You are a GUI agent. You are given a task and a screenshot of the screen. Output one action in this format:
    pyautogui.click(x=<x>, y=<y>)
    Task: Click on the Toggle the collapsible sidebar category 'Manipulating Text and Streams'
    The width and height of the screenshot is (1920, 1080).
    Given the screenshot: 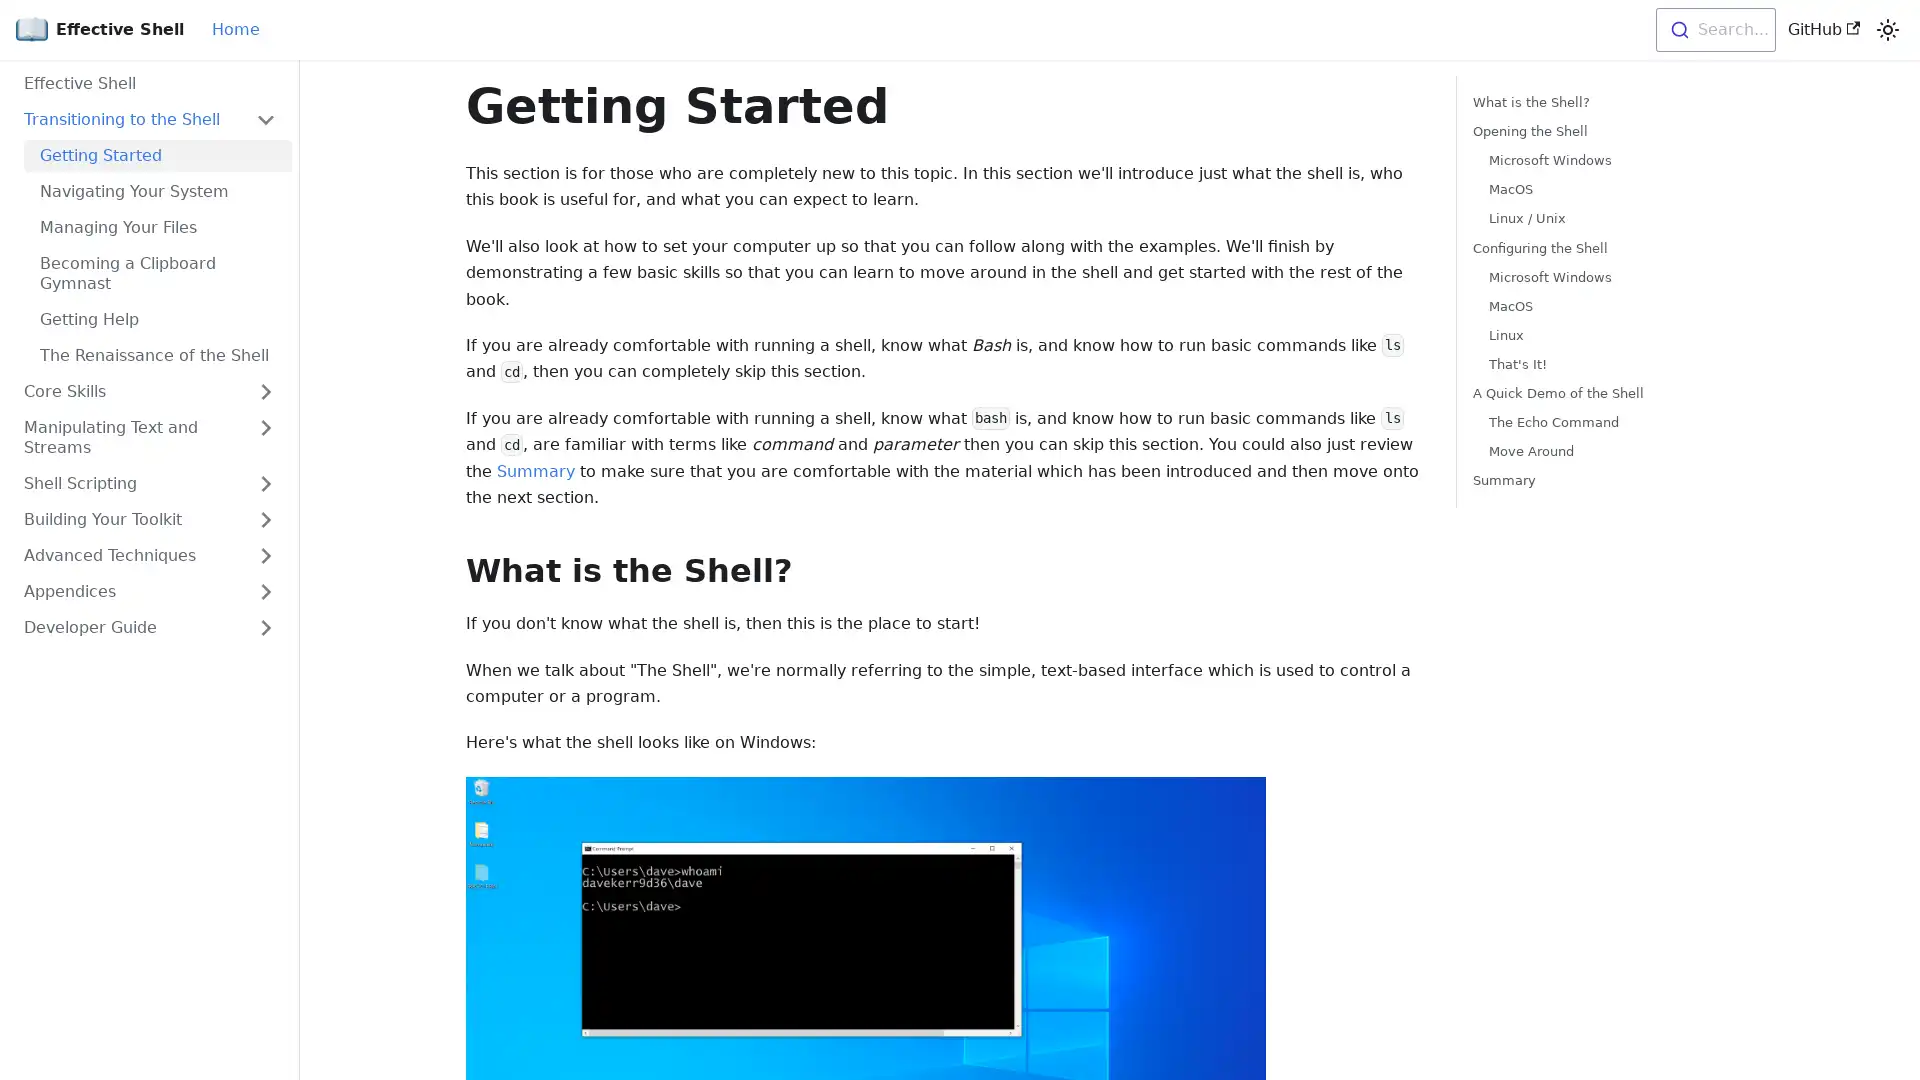 What is the action you would take?
    pyautogui.click(x=264, y=437)
    